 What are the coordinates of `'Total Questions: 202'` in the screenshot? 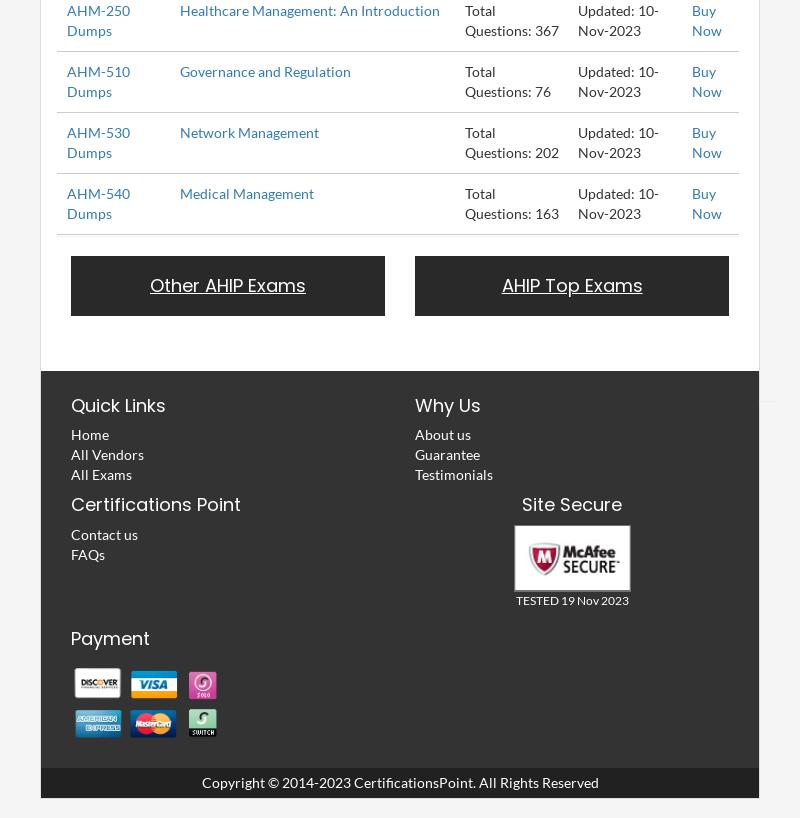 It's located at (511, 140).